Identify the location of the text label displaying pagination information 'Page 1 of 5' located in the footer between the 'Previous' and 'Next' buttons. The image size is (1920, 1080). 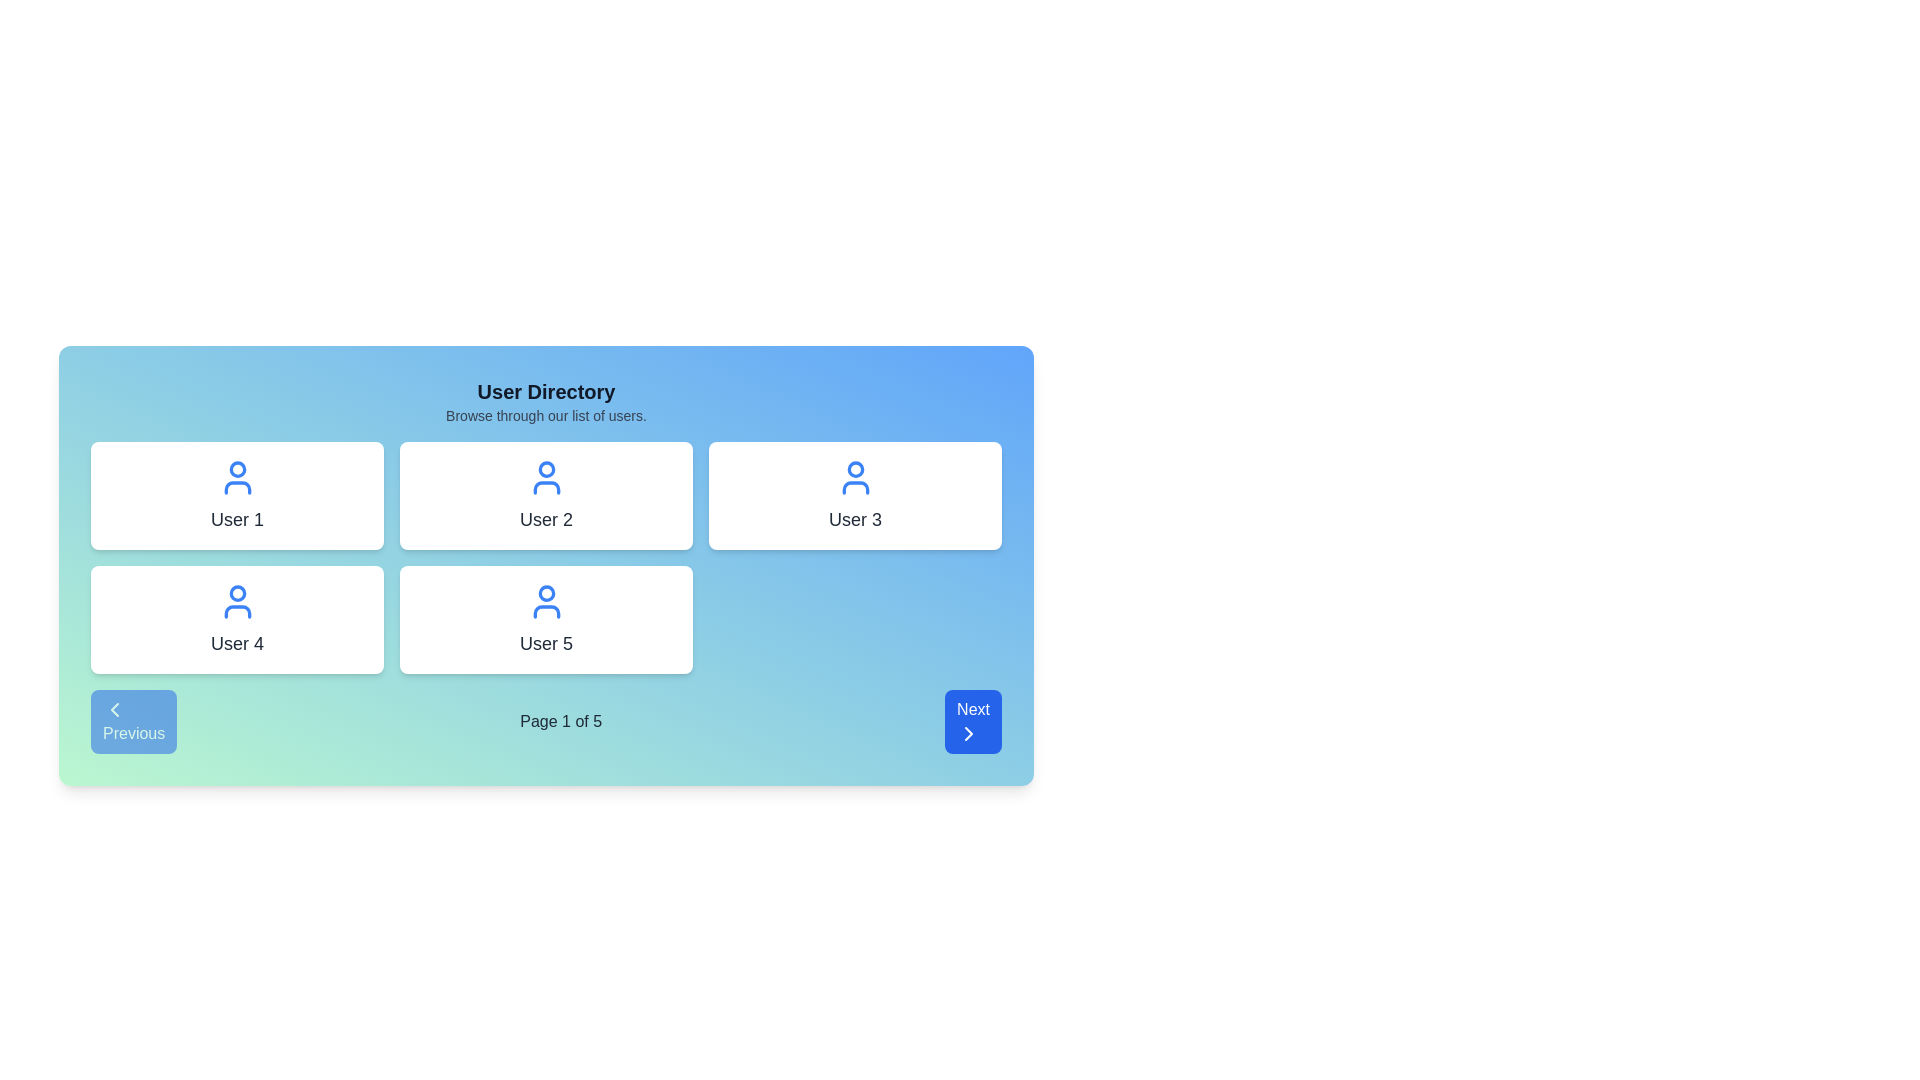
(560, 721).